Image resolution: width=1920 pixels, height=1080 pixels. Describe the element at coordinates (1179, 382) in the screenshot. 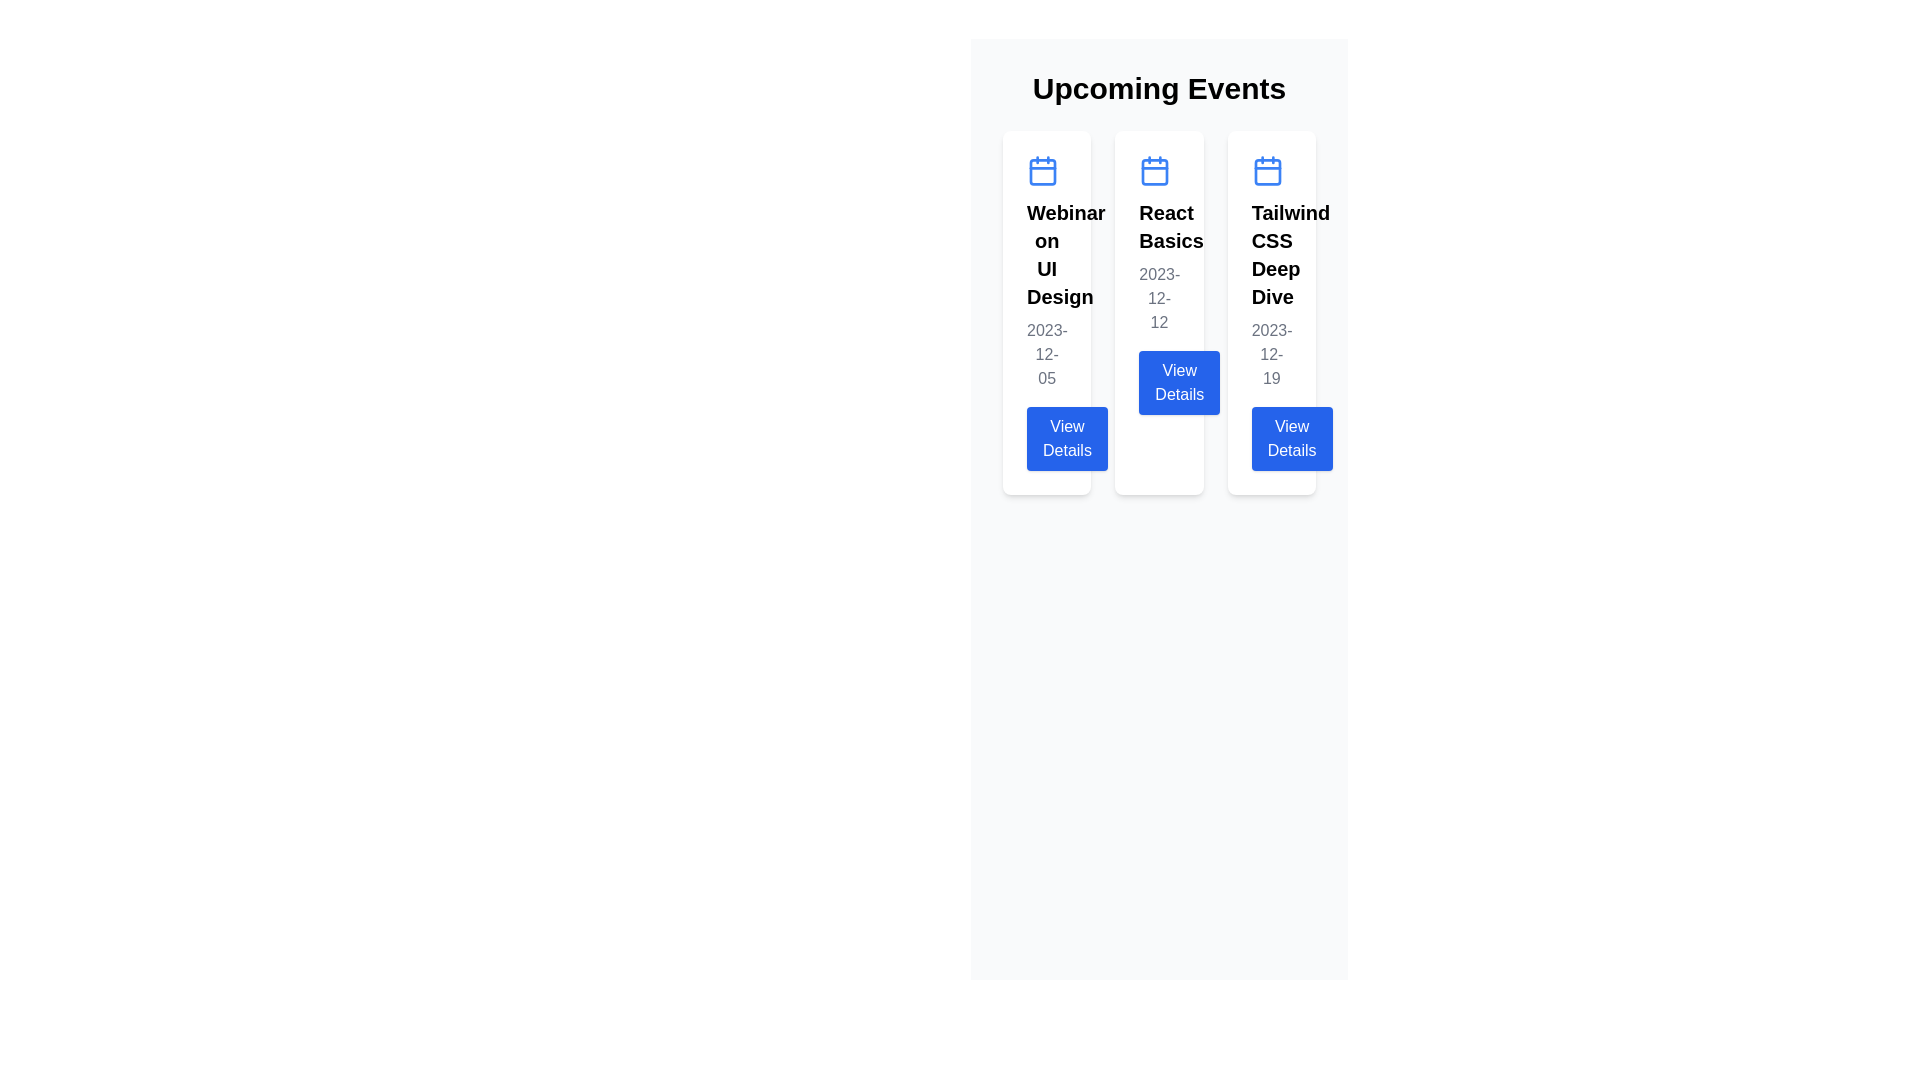

I see `the button in the 'React Basics' card located beneath the text '2023-12-12'` at that location.